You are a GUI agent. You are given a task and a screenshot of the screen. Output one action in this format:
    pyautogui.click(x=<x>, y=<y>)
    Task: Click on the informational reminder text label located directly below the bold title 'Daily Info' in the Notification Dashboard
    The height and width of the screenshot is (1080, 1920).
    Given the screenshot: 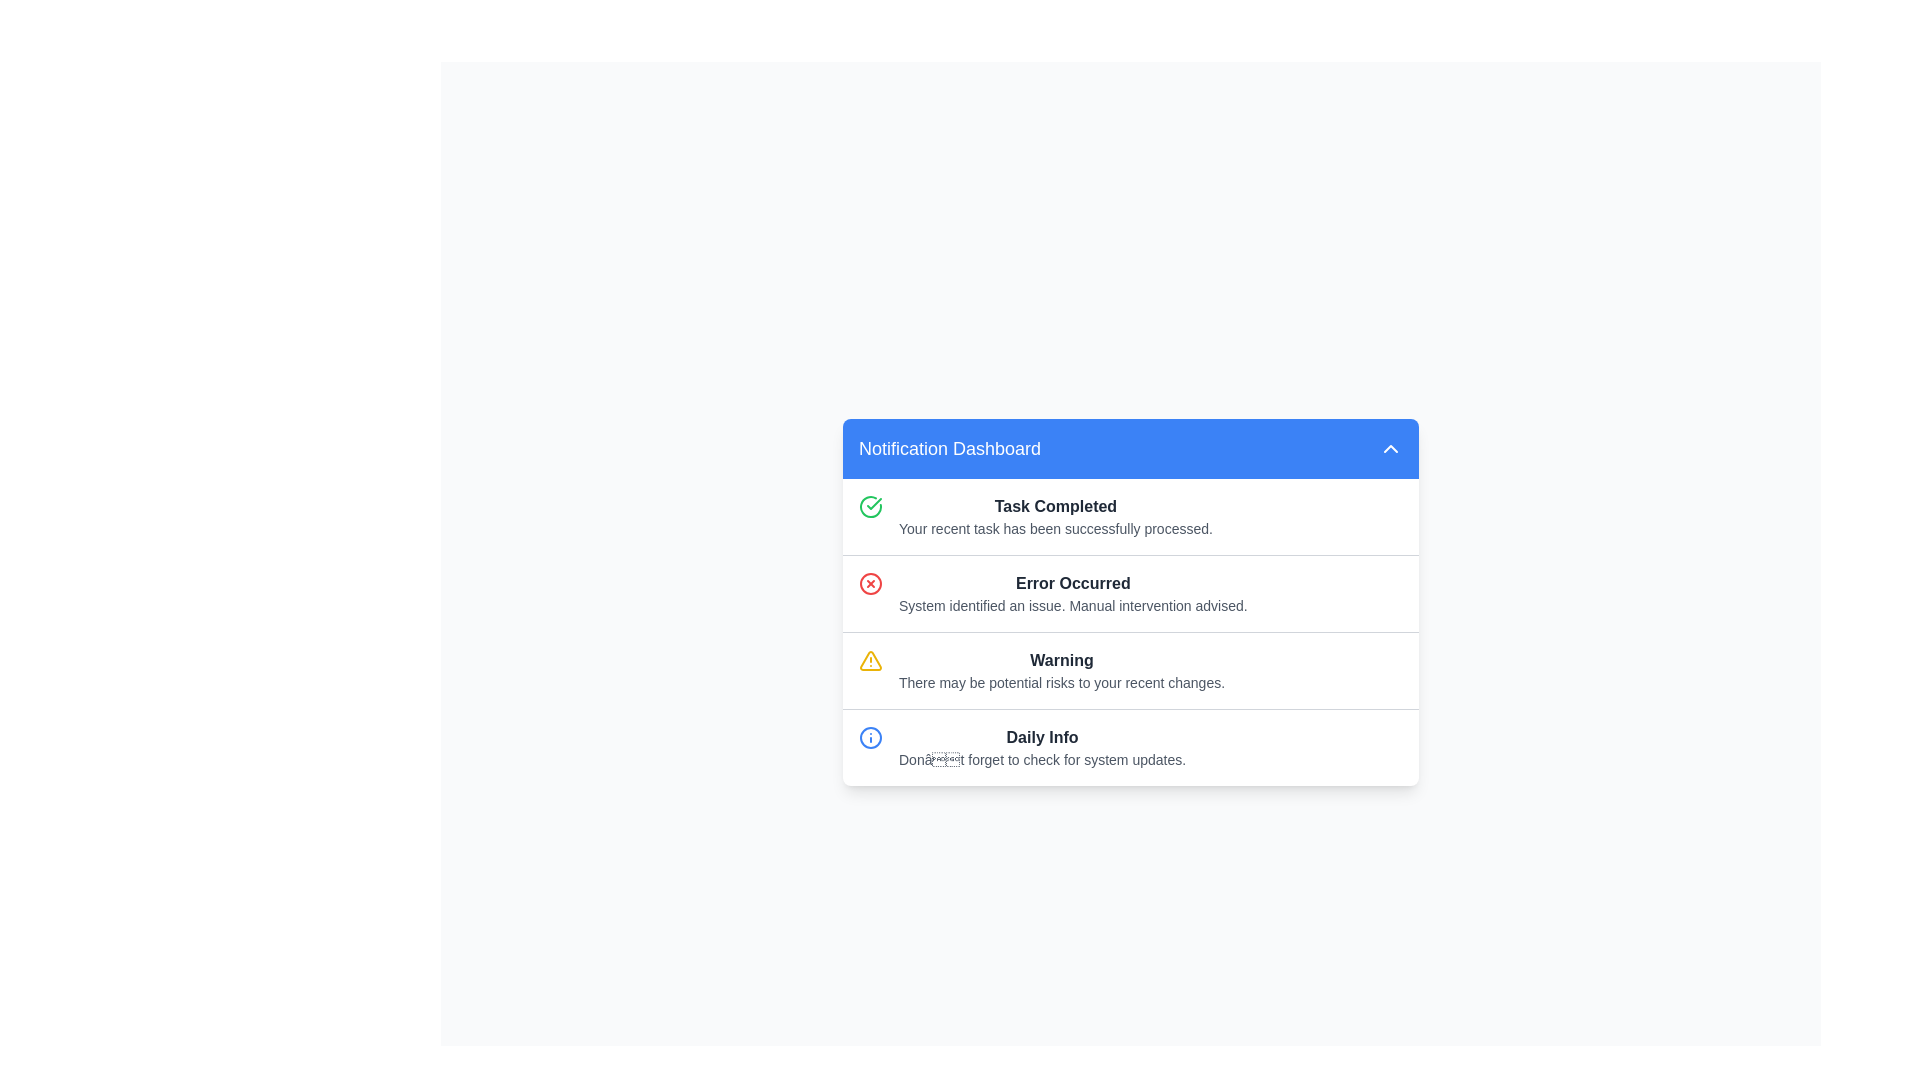 What is the action you would take?
    pyautogui.click(x=1041, y=759)
    